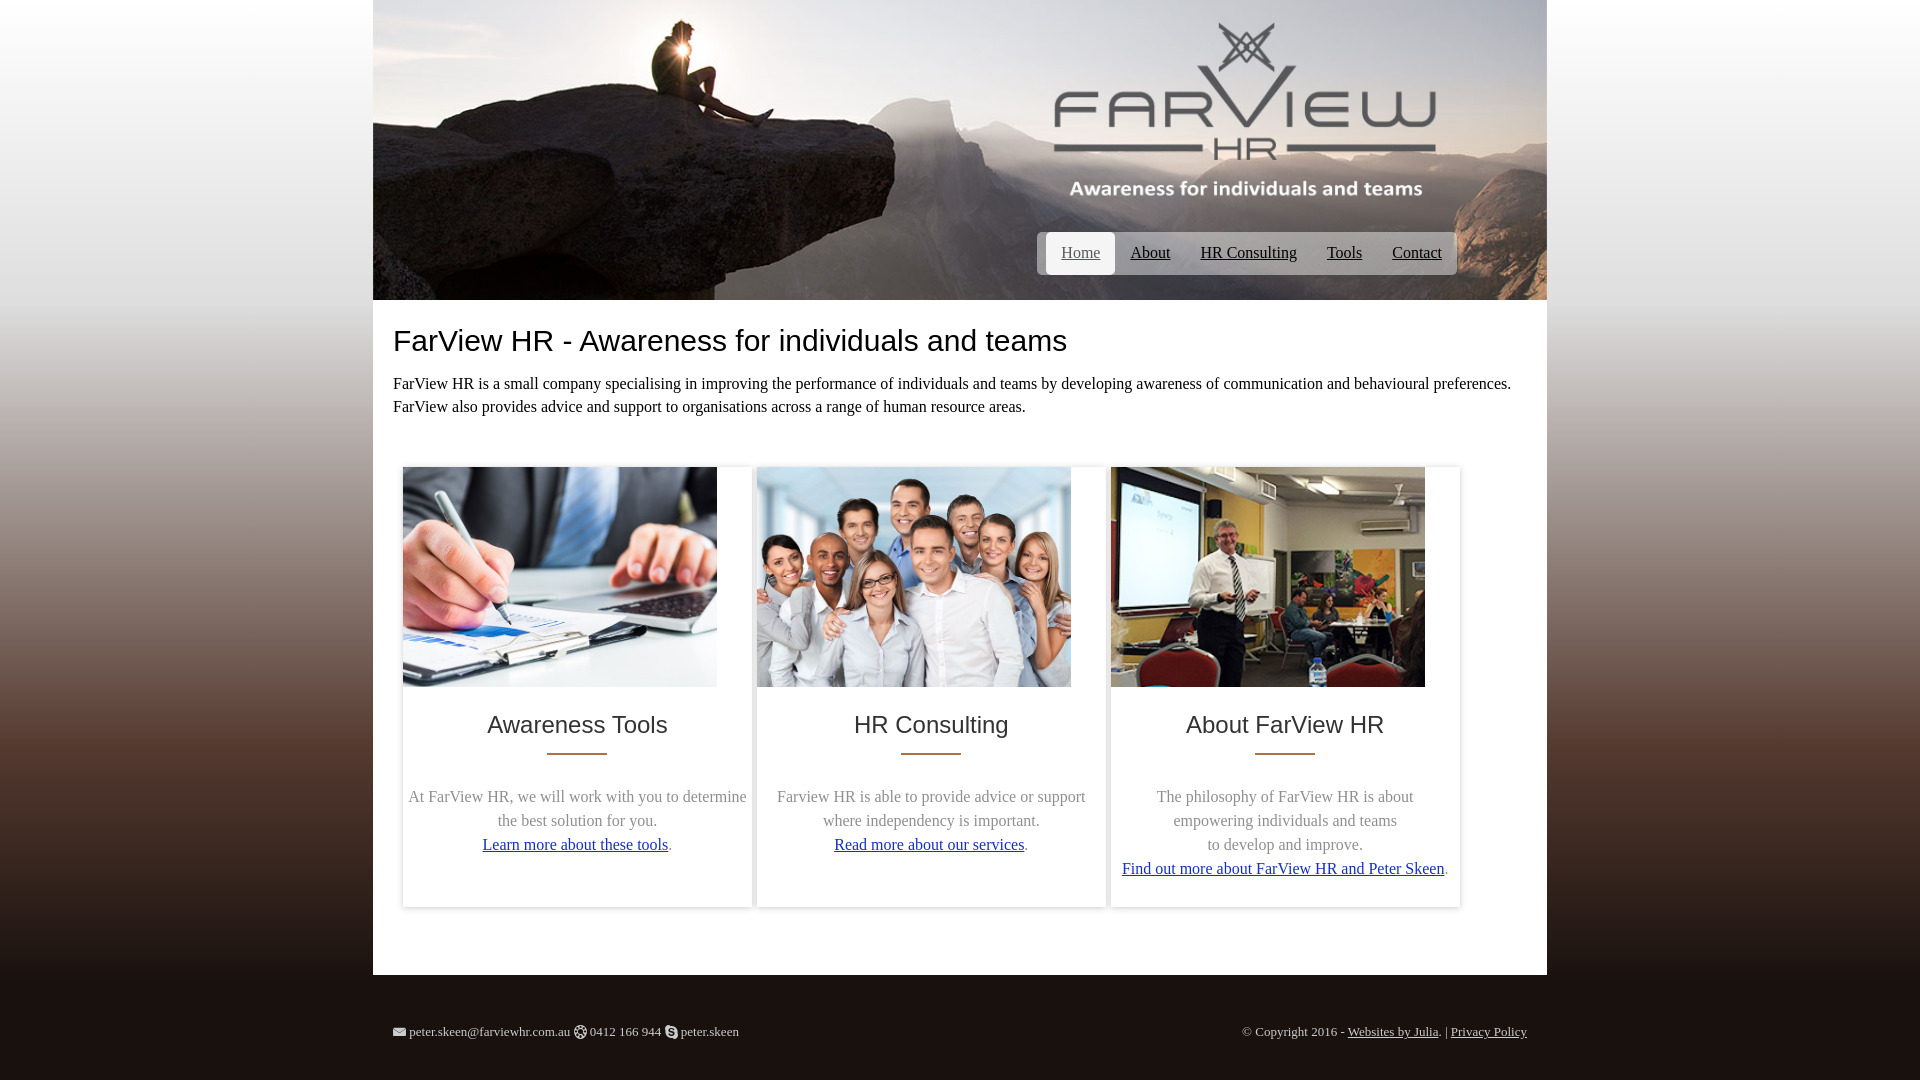 The width and height of the screenshot is (1920, 1080). I want to click on 'Privacy Policy', so click(1488, 1031).